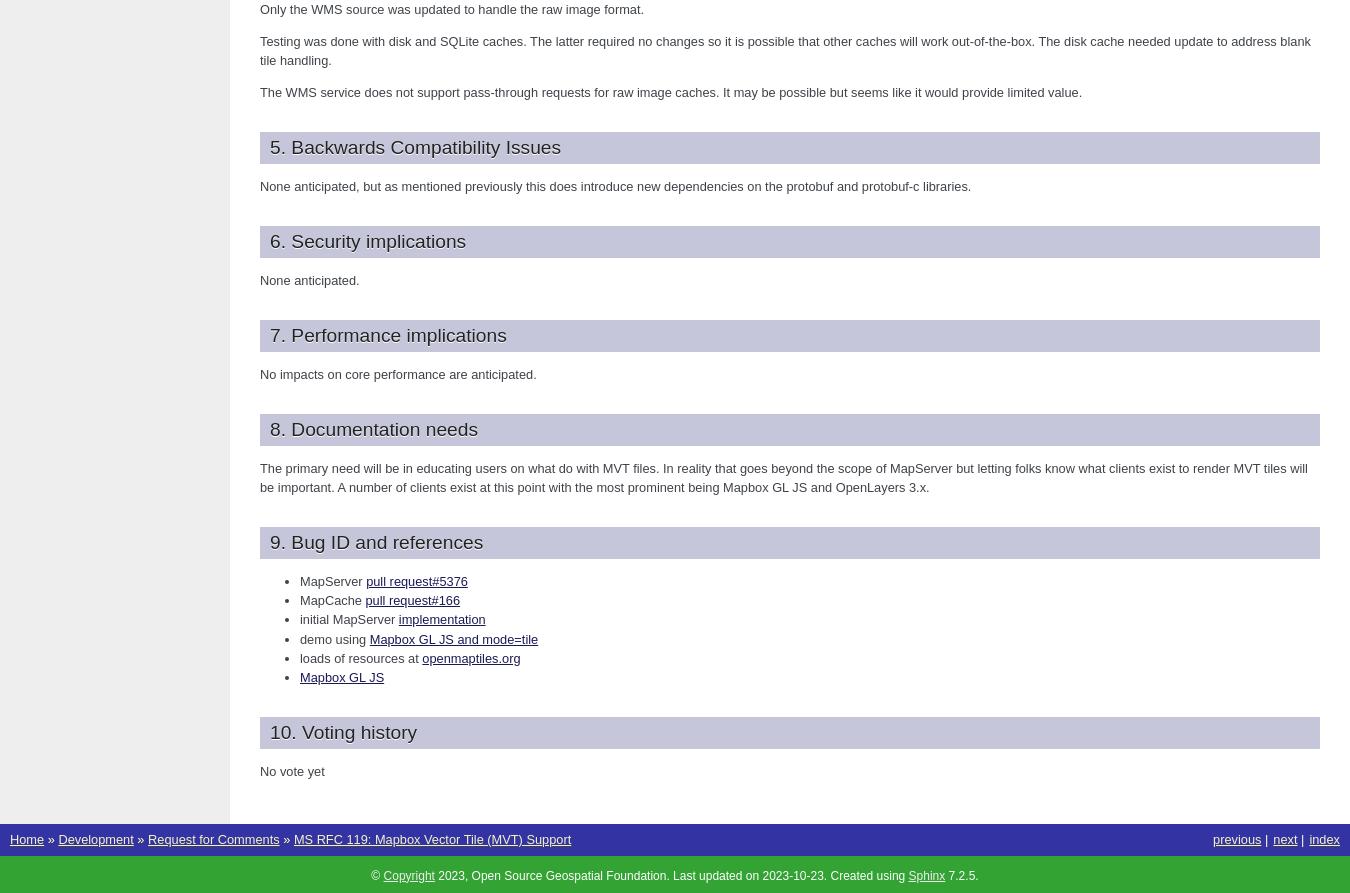 This screenshot has width=1350, height=893. Describe the element at coordinates (422, 657) in the screenshot. I see `'openmaptiles.org'` at that location.